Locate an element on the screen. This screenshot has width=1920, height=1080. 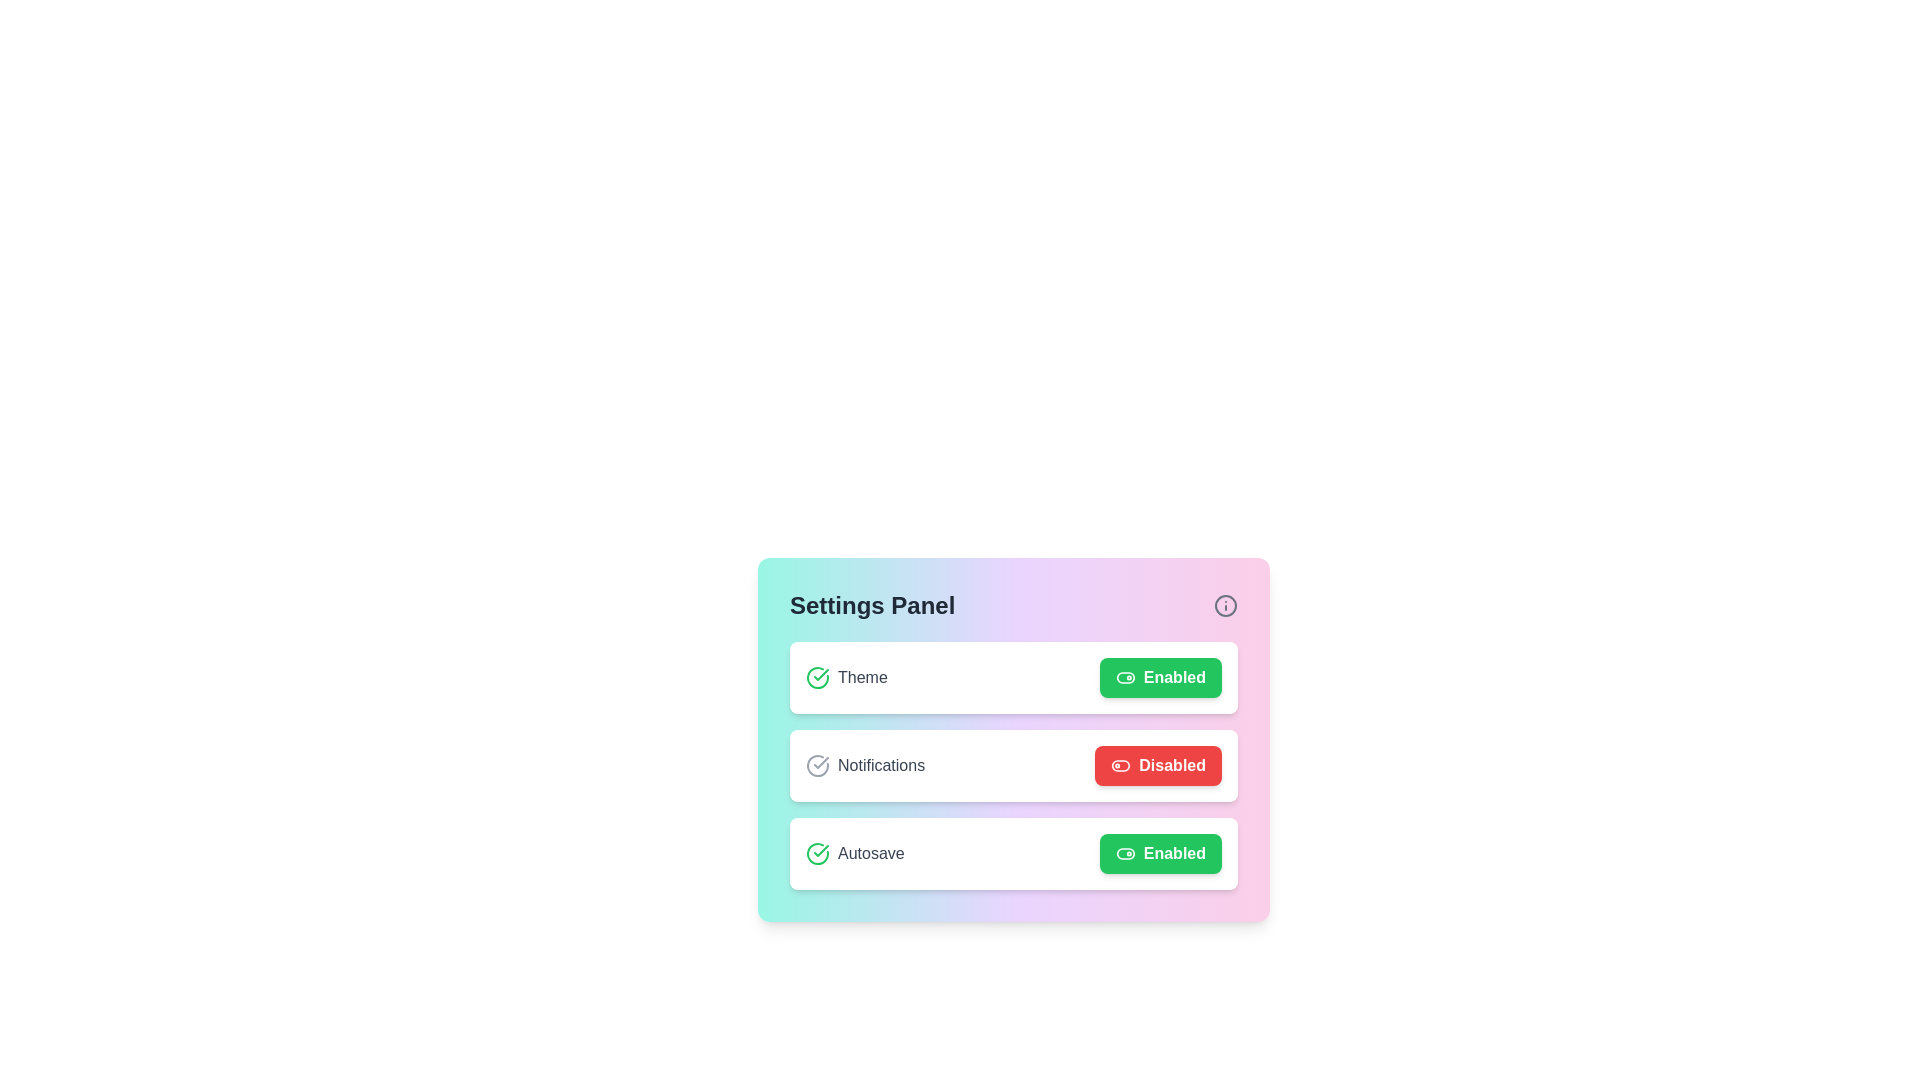
the setting item Autosave is located at coordinates (1013, 853).